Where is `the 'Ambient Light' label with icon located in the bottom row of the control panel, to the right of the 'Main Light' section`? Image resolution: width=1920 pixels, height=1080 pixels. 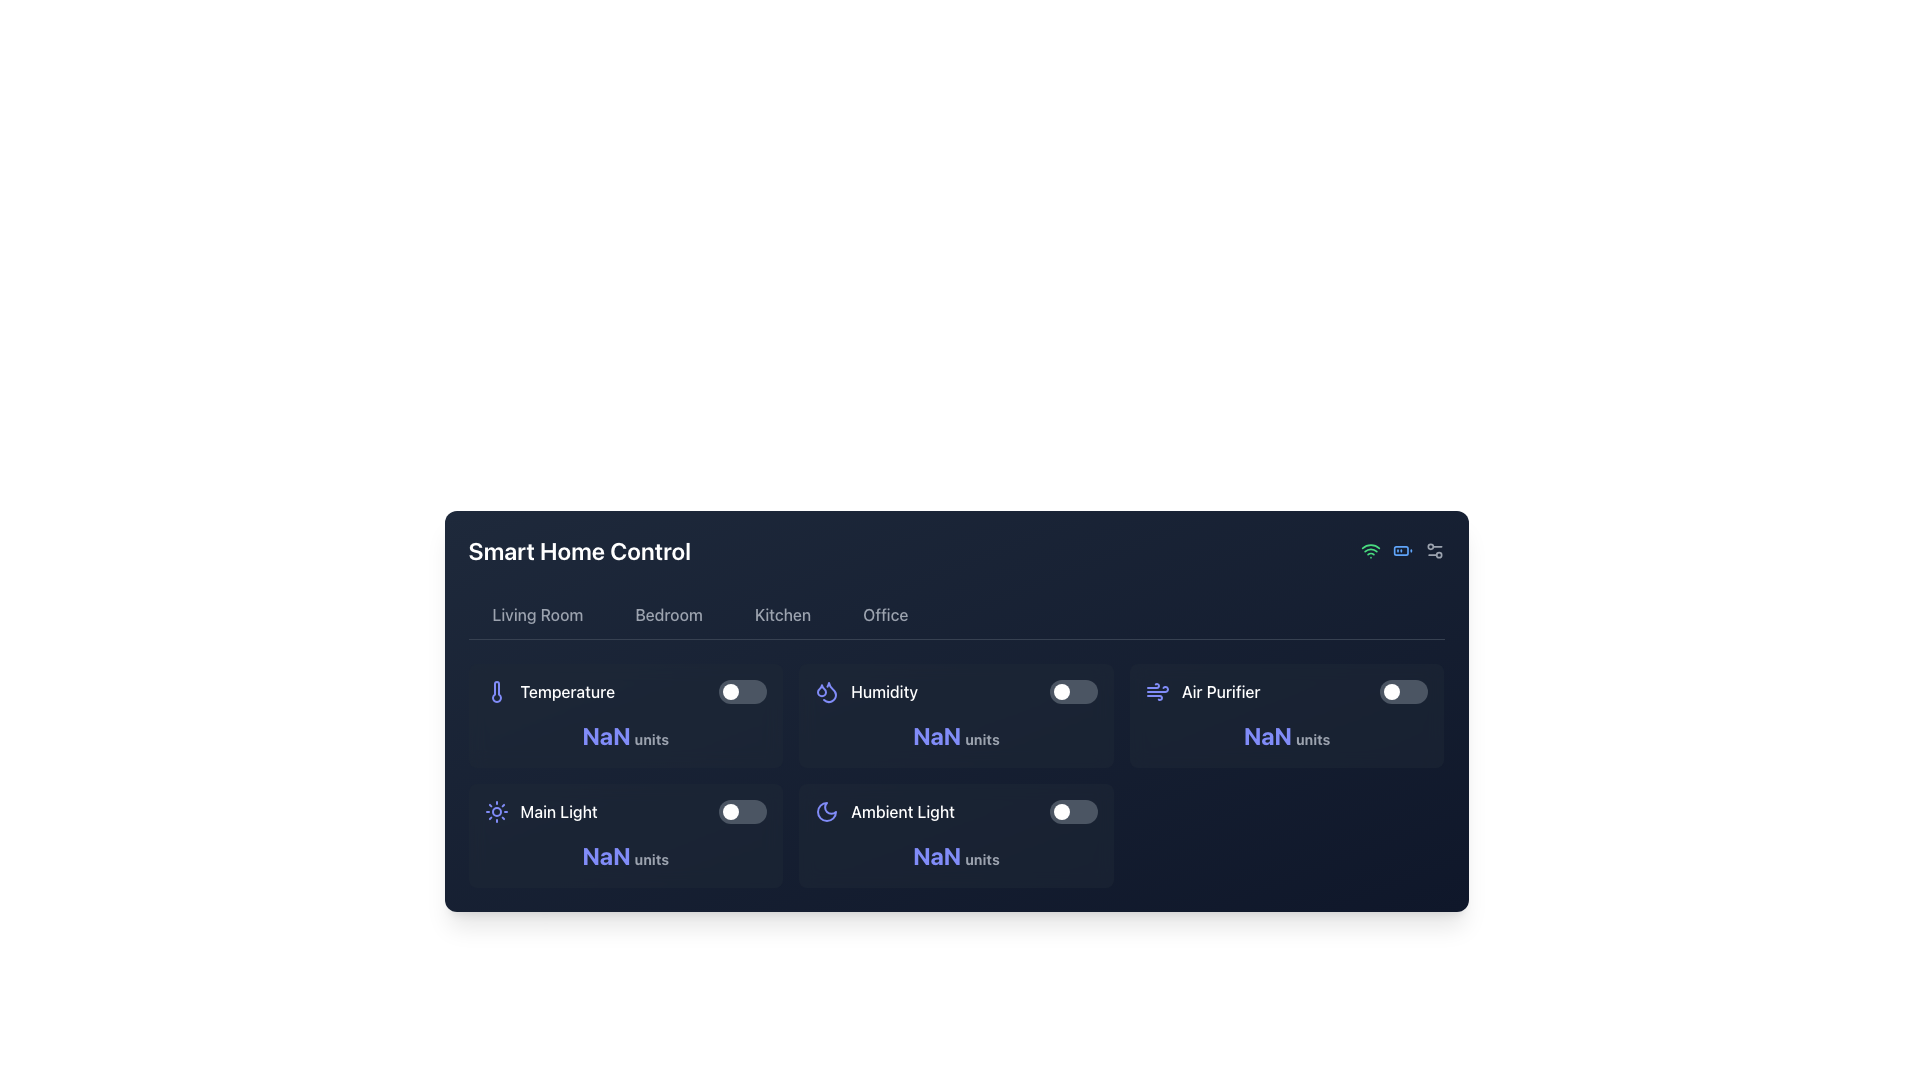 the 'Ambient Light' label with icon located in the bottom row of the control panel, to the right of the 'Main Light' section is located at coordinates (884, 812).